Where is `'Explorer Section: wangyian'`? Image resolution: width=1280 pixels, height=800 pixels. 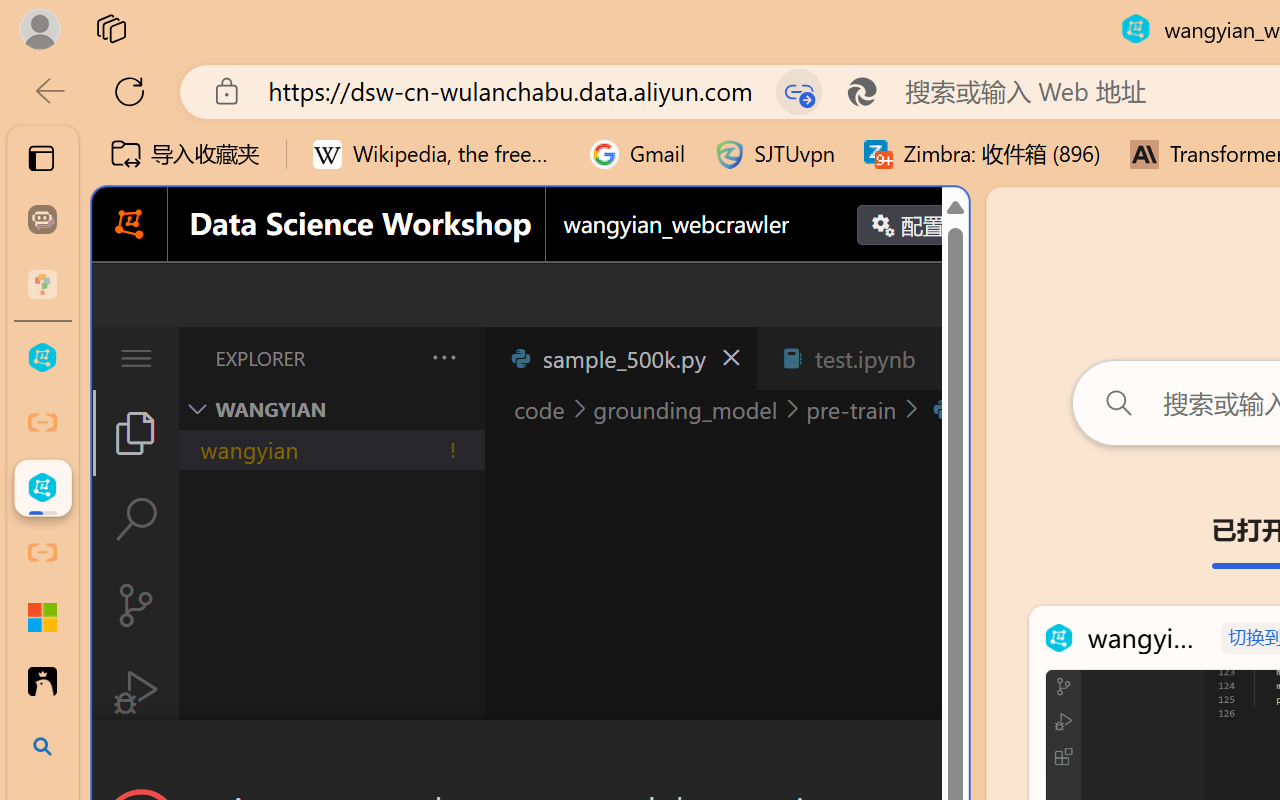
'Explorer Section: wangyian' is located at coordinates (331, 409).